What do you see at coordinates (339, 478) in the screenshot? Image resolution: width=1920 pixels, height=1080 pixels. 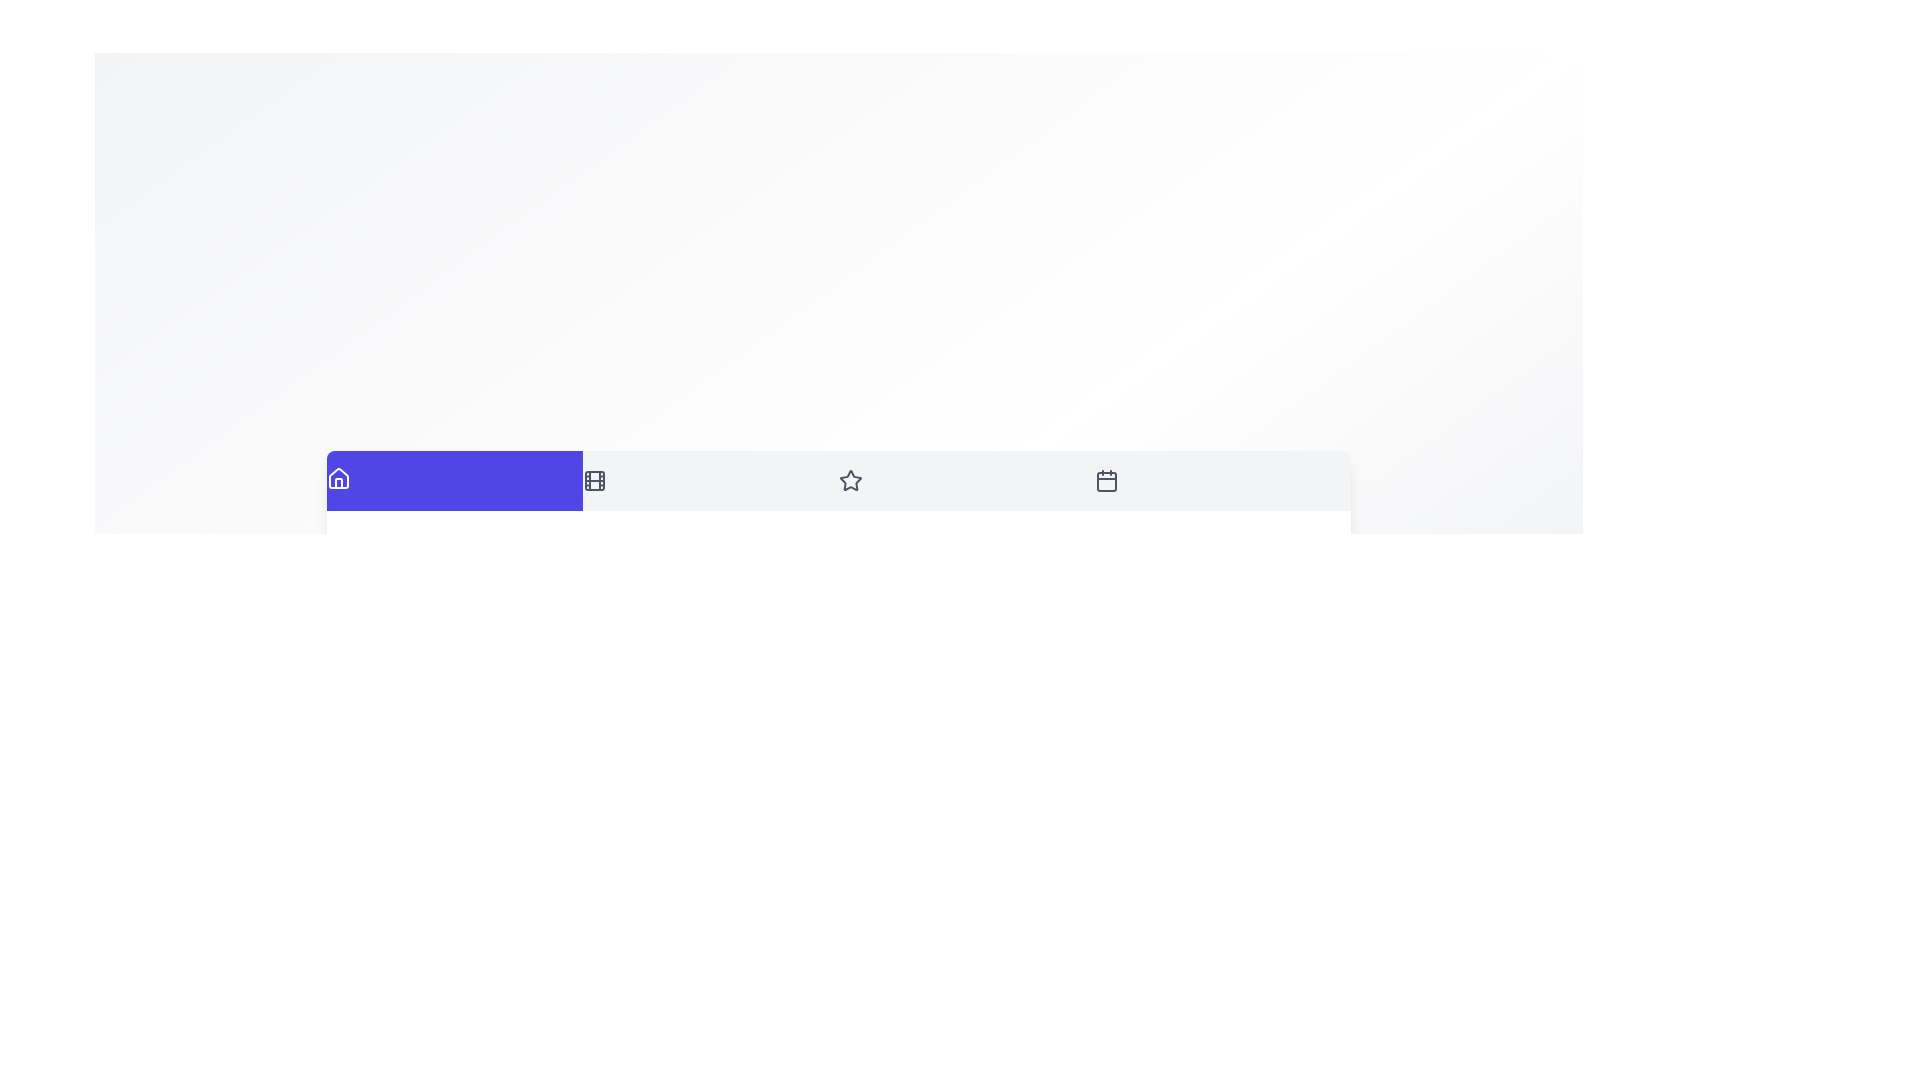 I see `the house icon in the leftmost segment of the horizontal navigation bar` at bounding box center [339, 478].